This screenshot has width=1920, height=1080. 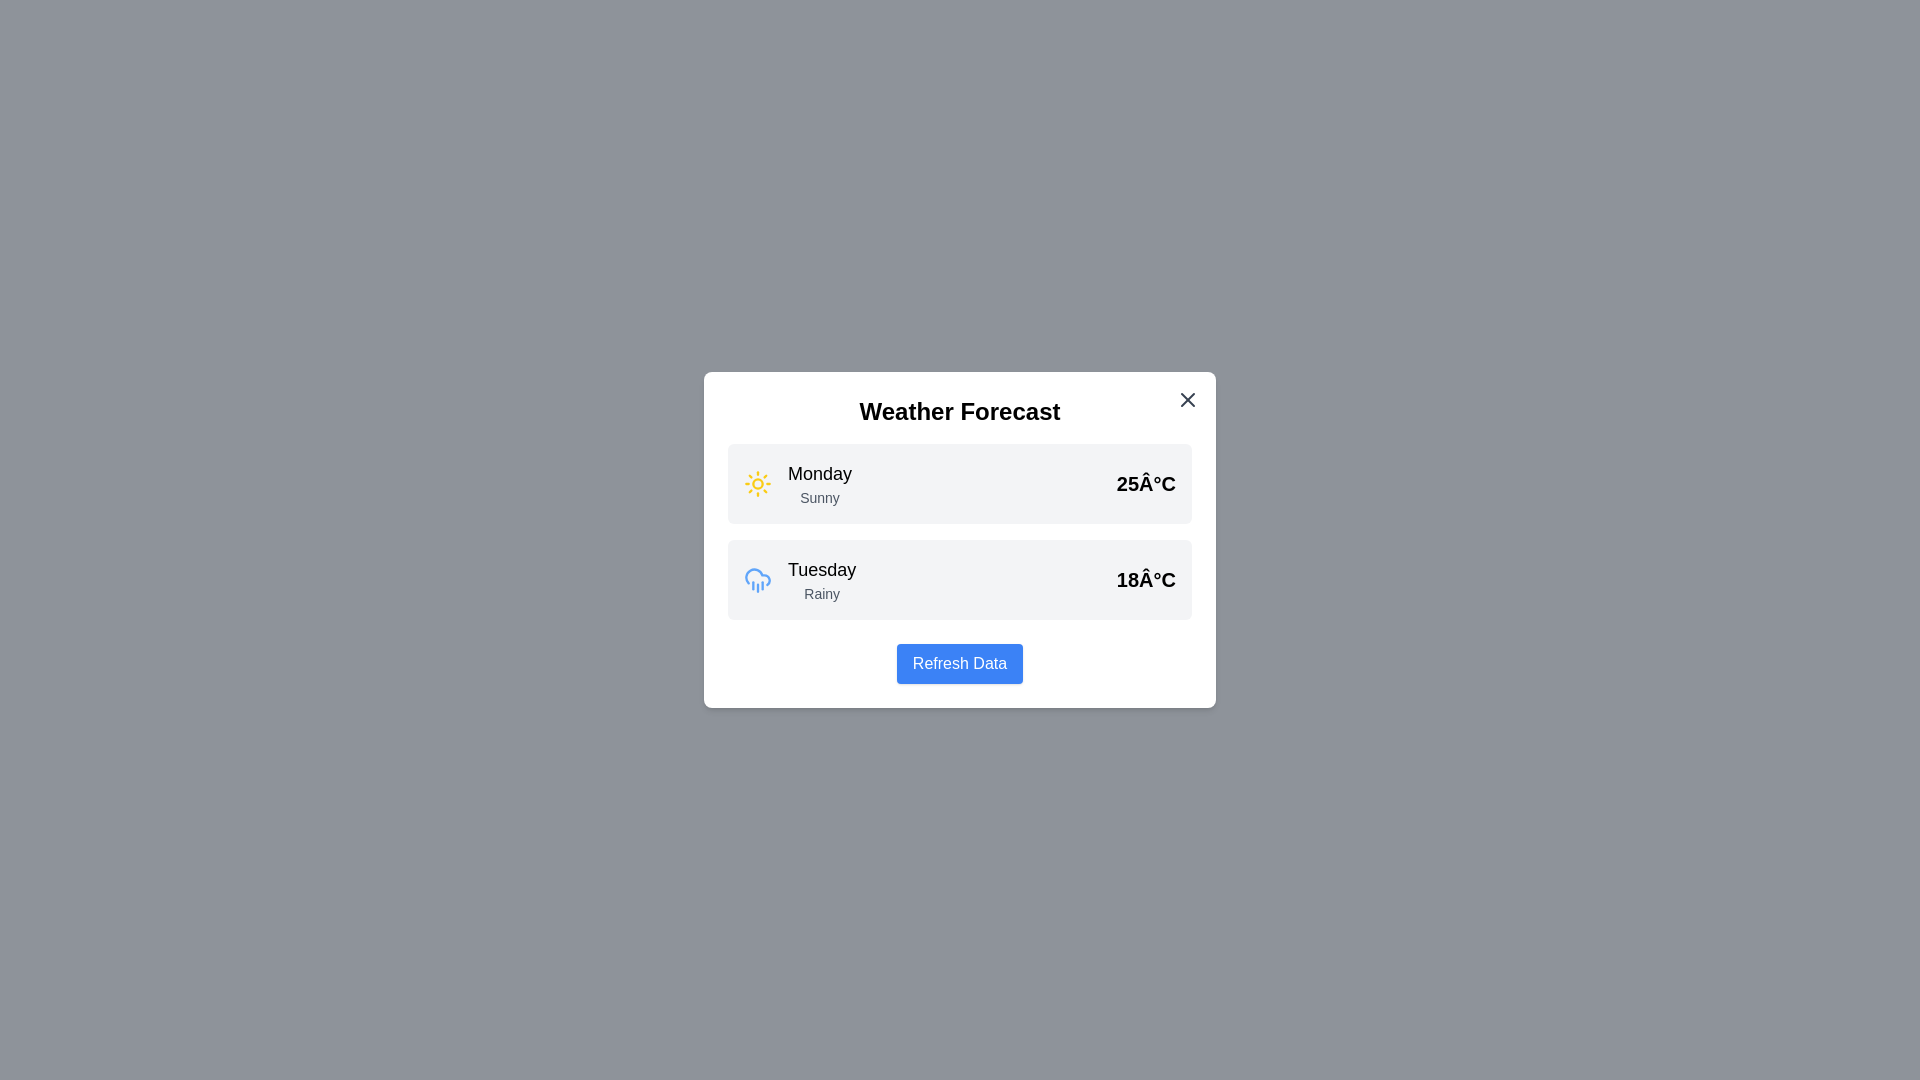 What do you see at coordinates (822, 593) in the screenshot?
I see `the Text label that describes the weather condition 'Rainy' for 'Tuesday' in the bottom-right section of the weather forecast dialog box` at bounding box center [822, 593].